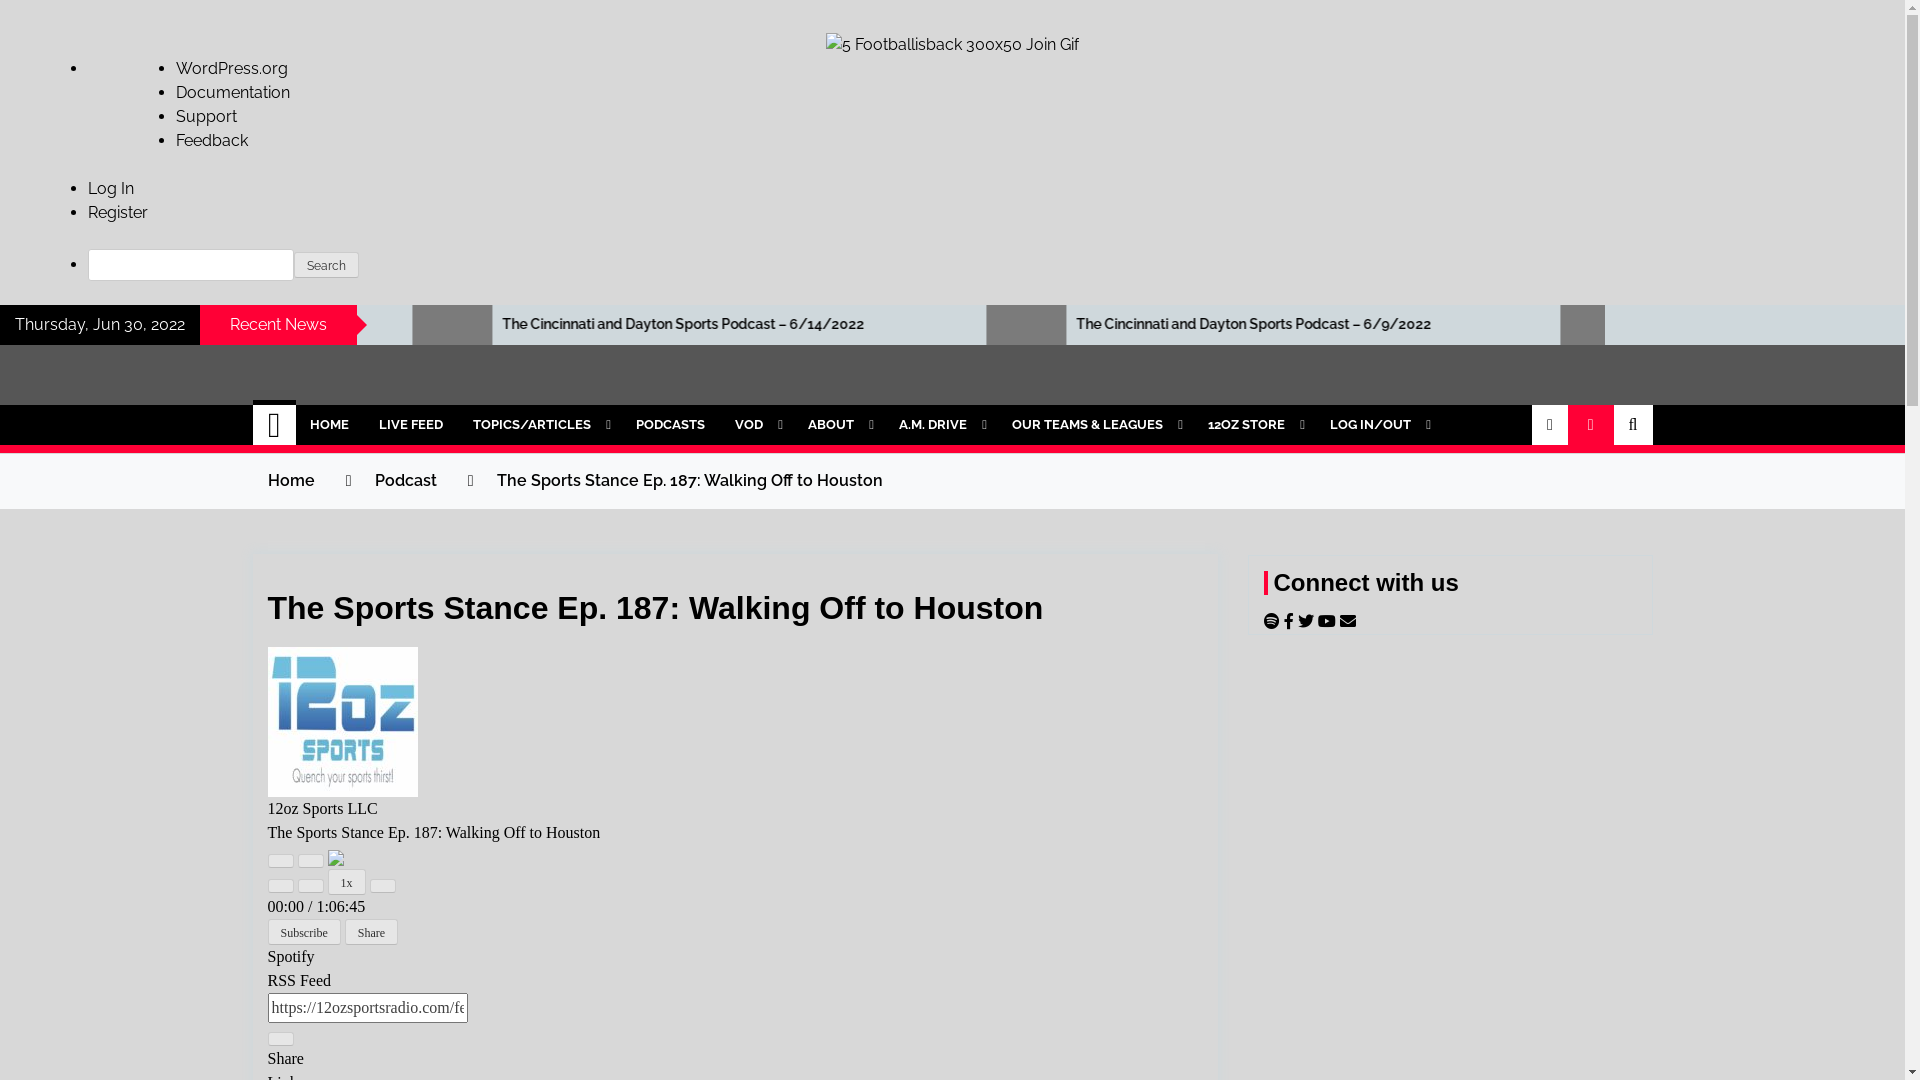 The width and height of the screenshot is (1920, 1080). I want to click on 'TOPICS/ARTICLES', so click(539, 423).